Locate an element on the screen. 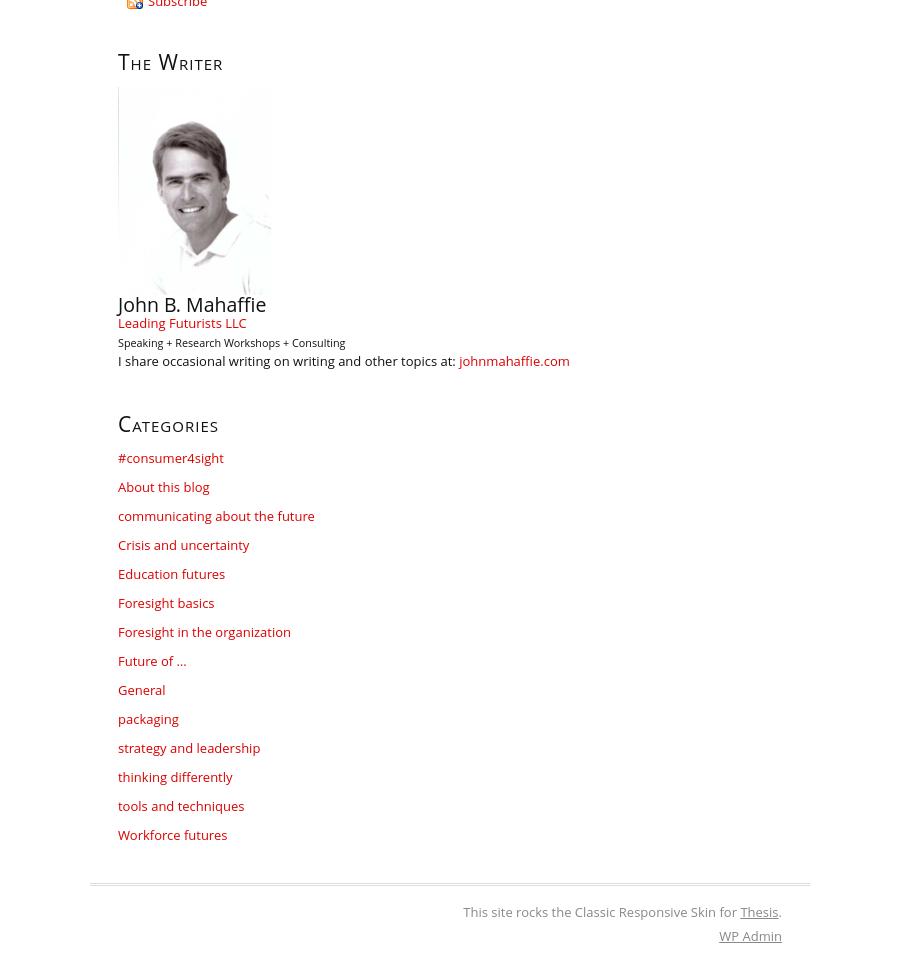  'Workforce futures' is located at coordinates (117, 835).